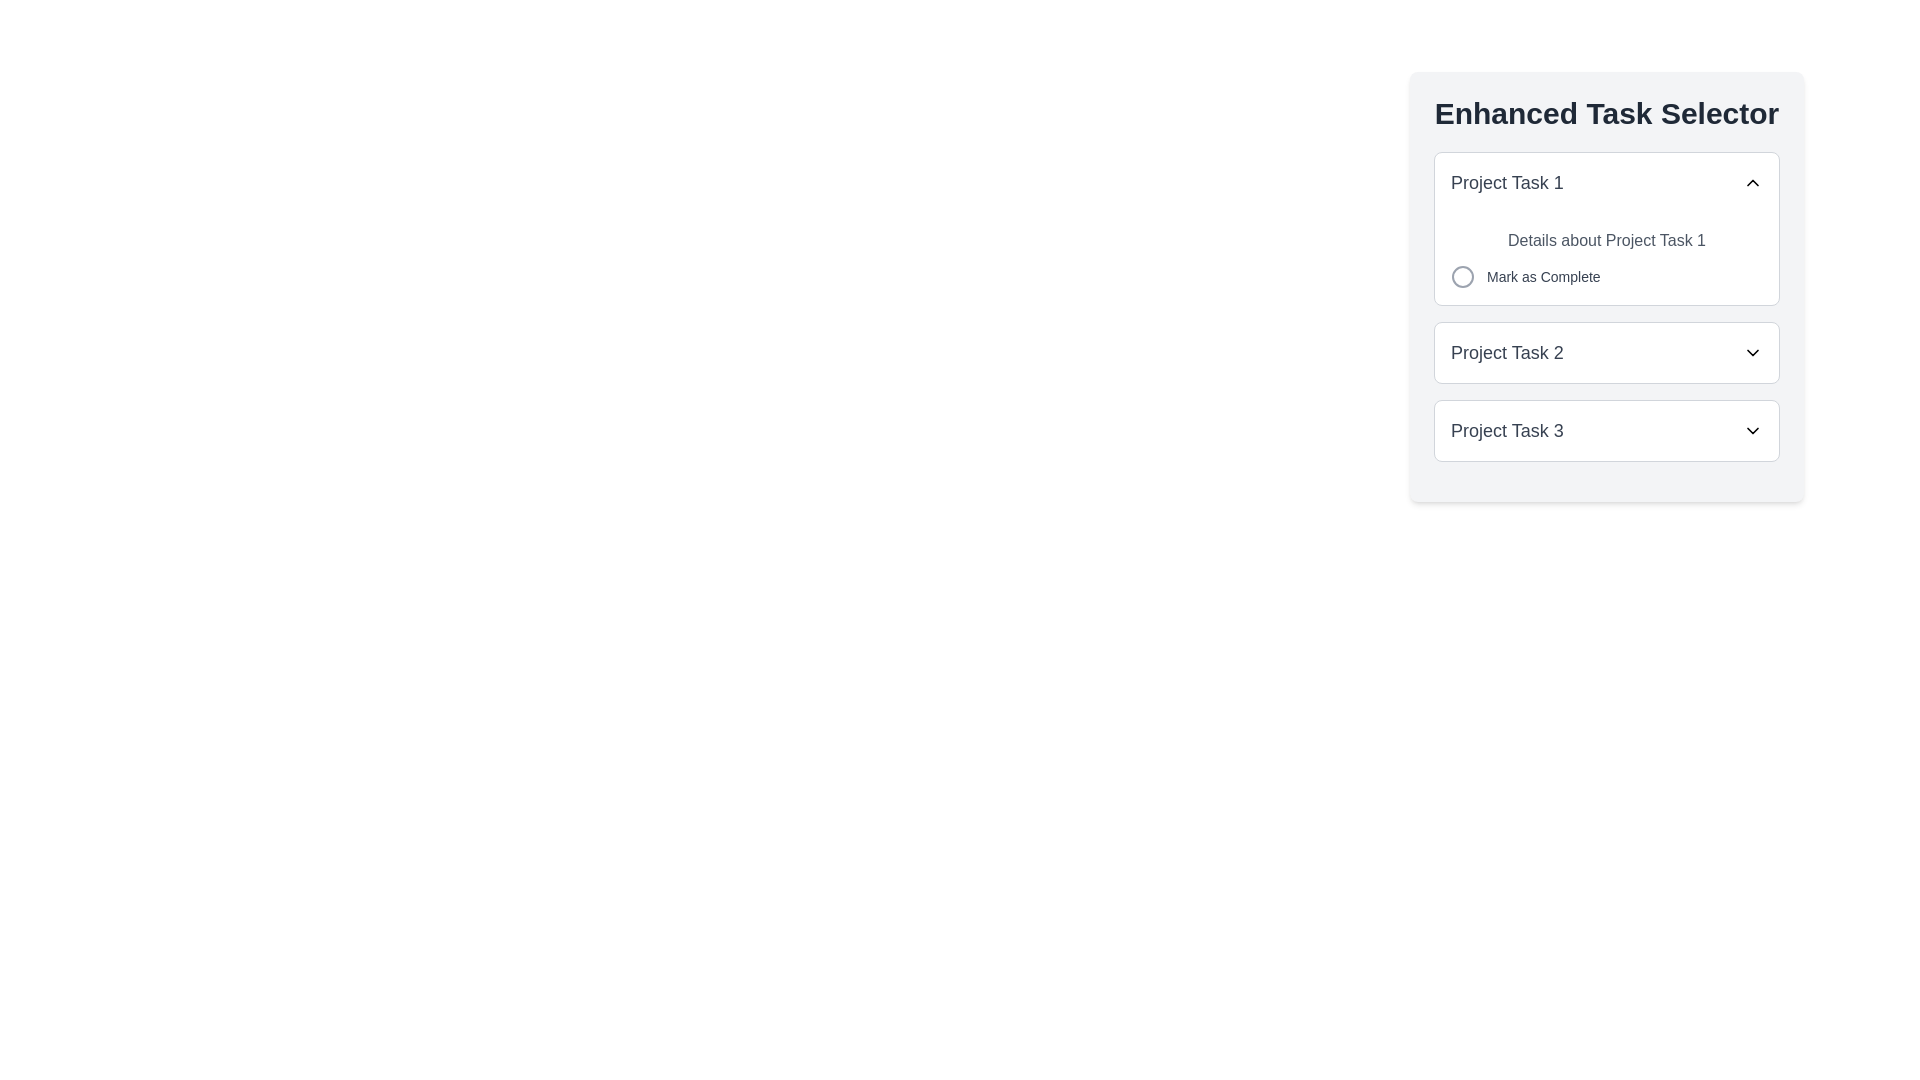  What do you see at coordinates (1463, 277) in the screenshot?
I see `the icon located to the left of the text 'Mark as Complete' in the first section of the interface` at bounding box center [1463, 277].